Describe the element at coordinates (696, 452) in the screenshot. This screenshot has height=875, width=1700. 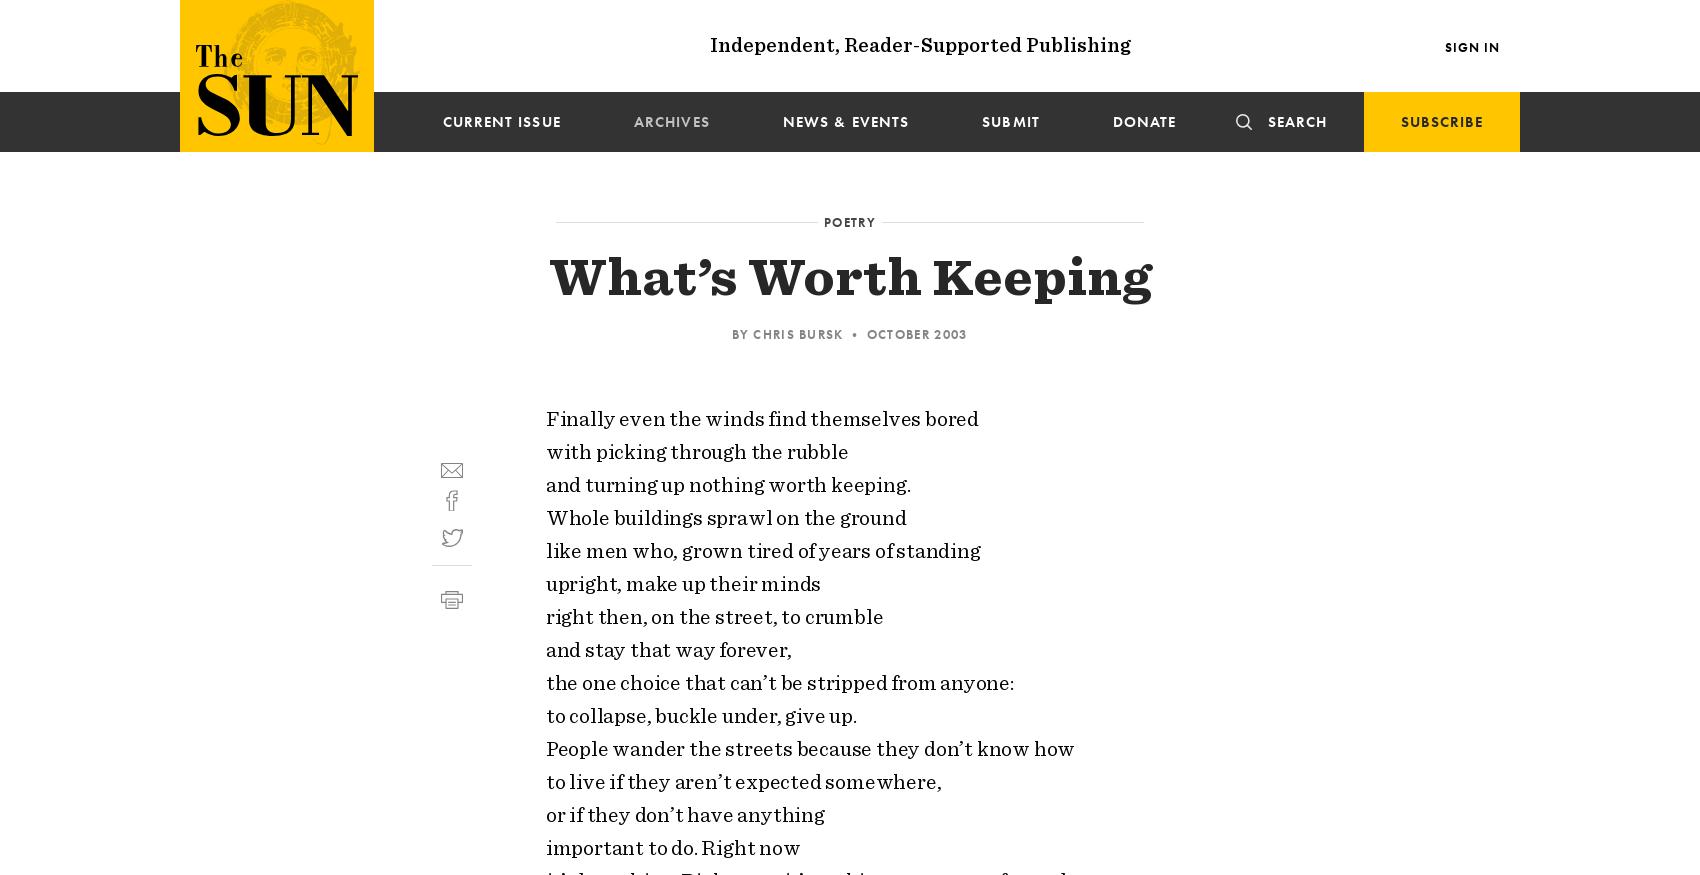
I see `'with picking through the rubble'` at that location.